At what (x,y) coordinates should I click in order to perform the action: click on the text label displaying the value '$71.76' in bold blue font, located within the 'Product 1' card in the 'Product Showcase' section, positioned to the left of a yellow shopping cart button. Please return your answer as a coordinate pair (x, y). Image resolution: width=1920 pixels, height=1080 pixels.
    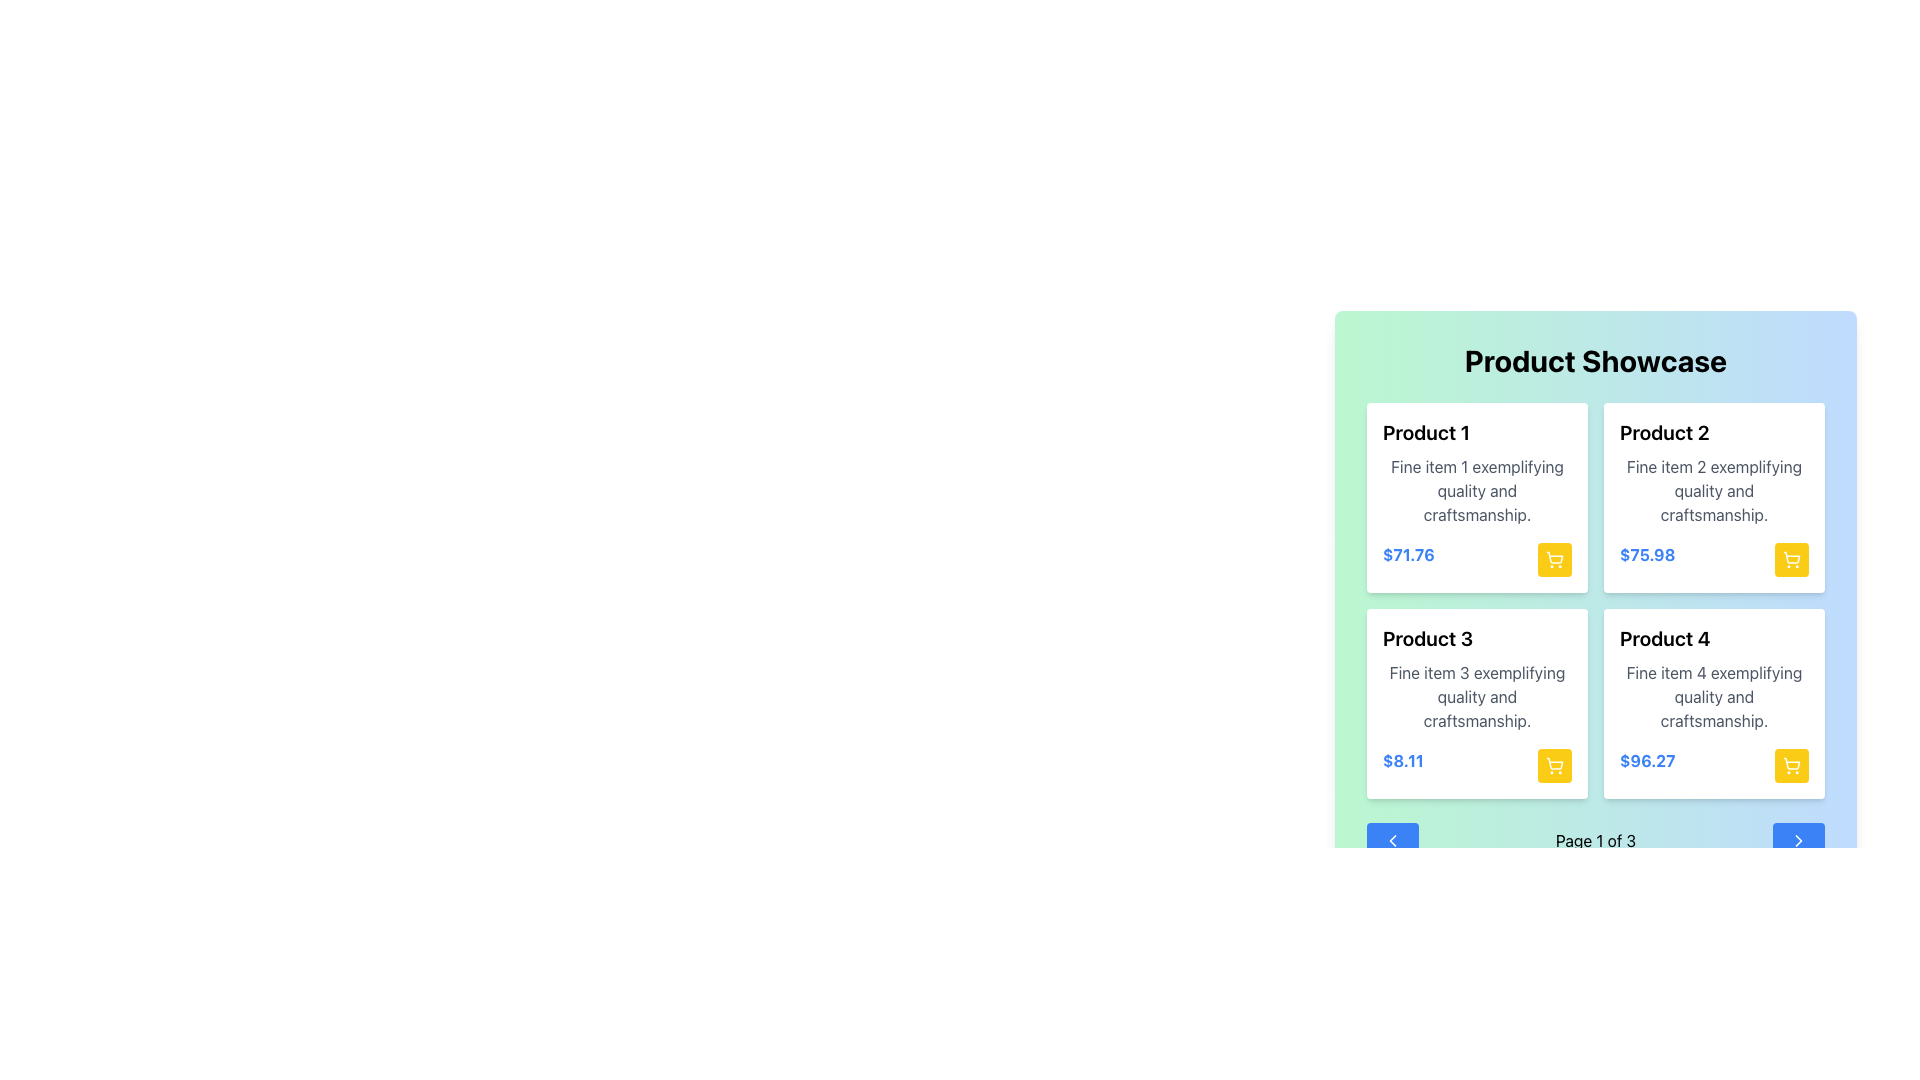
    Looking at the image, I should click on (1406, 559).